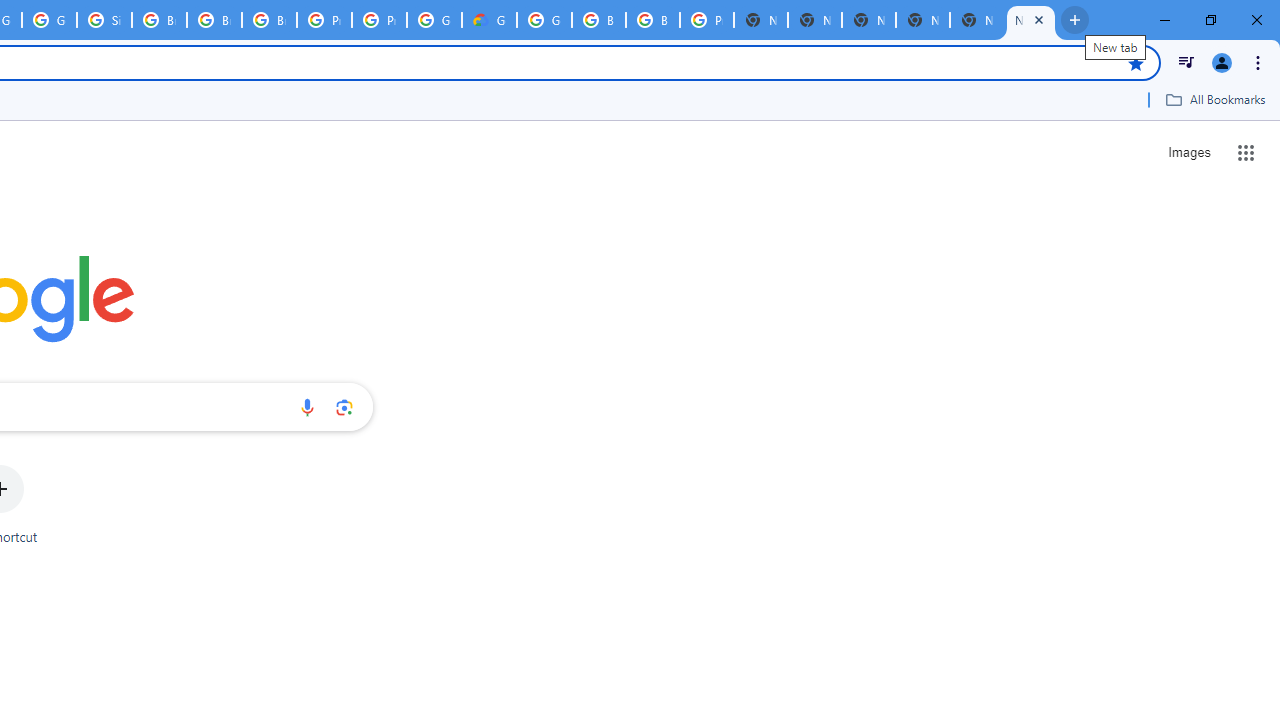  Describe the element at coordinates (652, 20) in the screenshot. I see `'Browse Chrome as a guest - Computer - Google Chrome Help'` at that location.